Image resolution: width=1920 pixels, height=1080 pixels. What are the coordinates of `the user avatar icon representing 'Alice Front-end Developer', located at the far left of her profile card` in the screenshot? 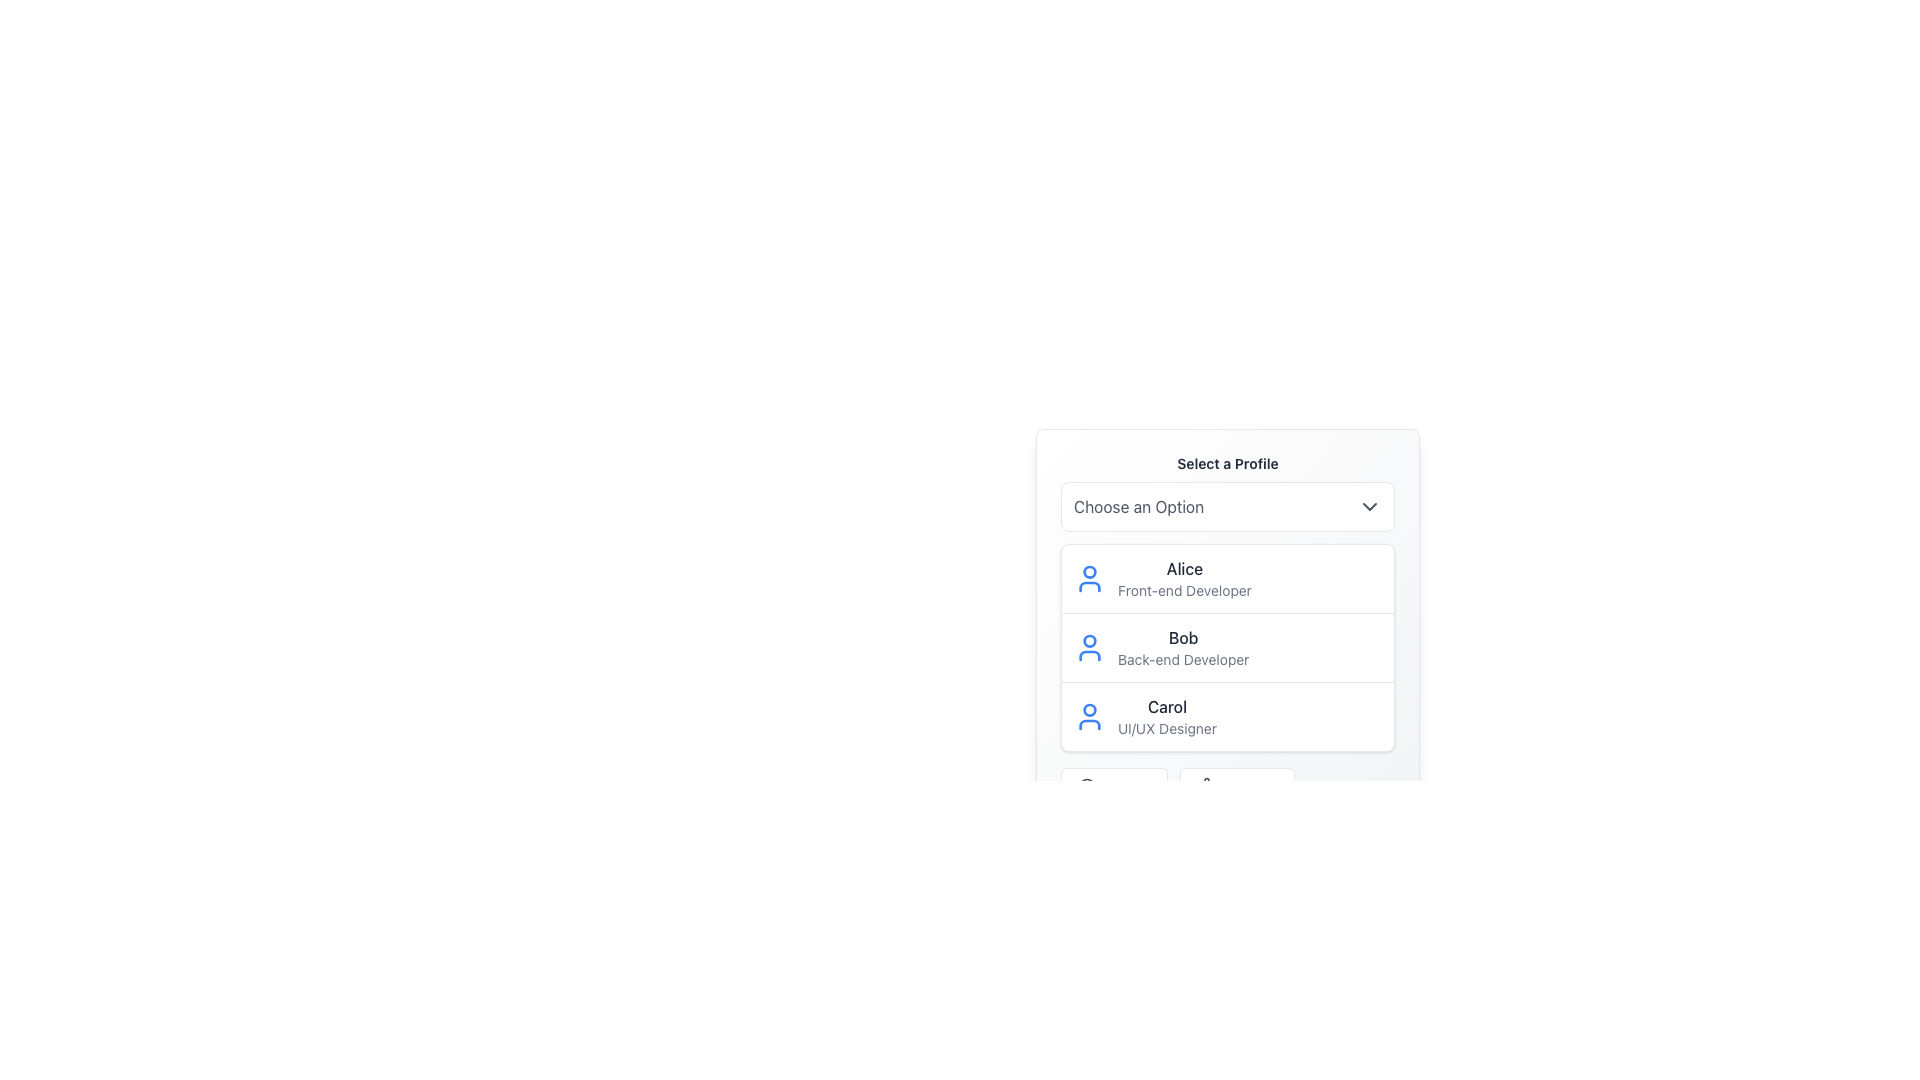 It's located at (1088, 578).